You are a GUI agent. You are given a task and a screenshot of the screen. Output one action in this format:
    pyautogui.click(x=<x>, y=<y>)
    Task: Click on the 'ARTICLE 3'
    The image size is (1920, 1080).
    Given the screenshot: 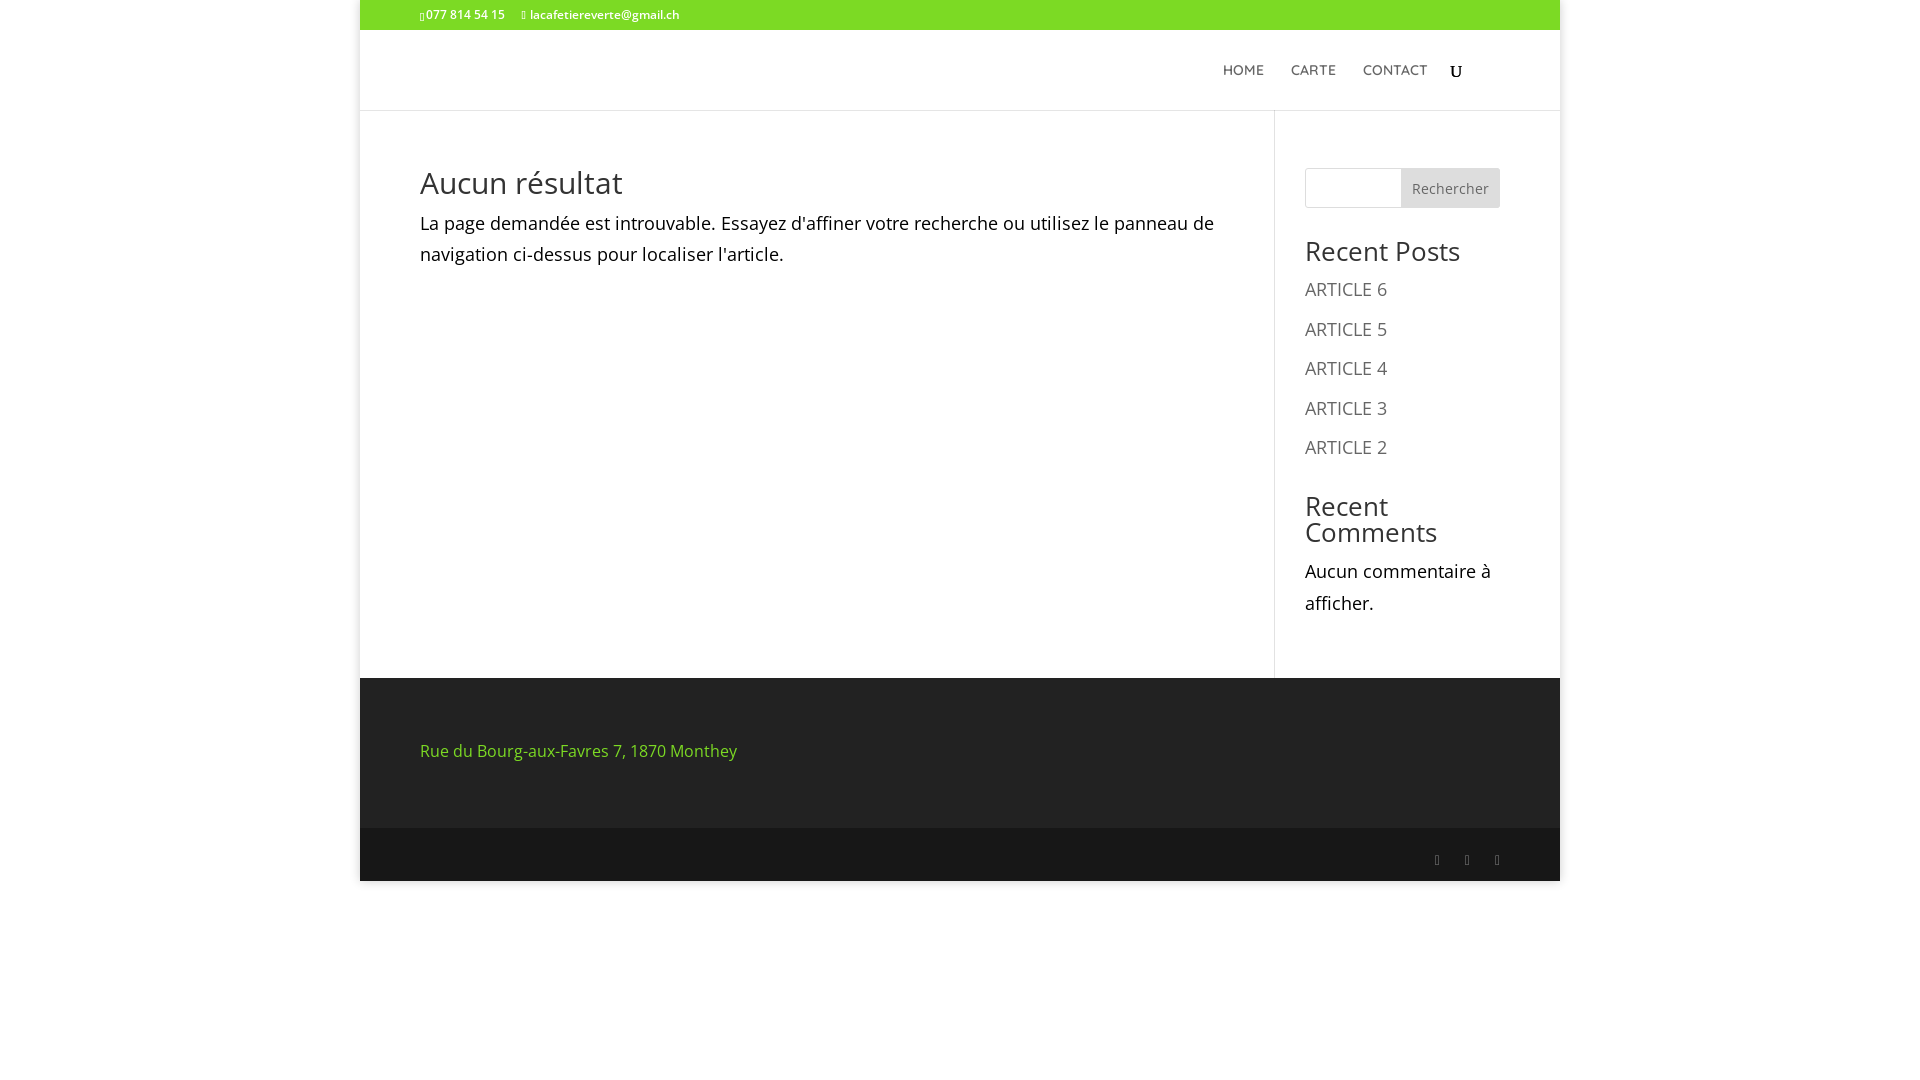 What is the action you would take?
    pyautogui.click(x=1345, y=407)
    